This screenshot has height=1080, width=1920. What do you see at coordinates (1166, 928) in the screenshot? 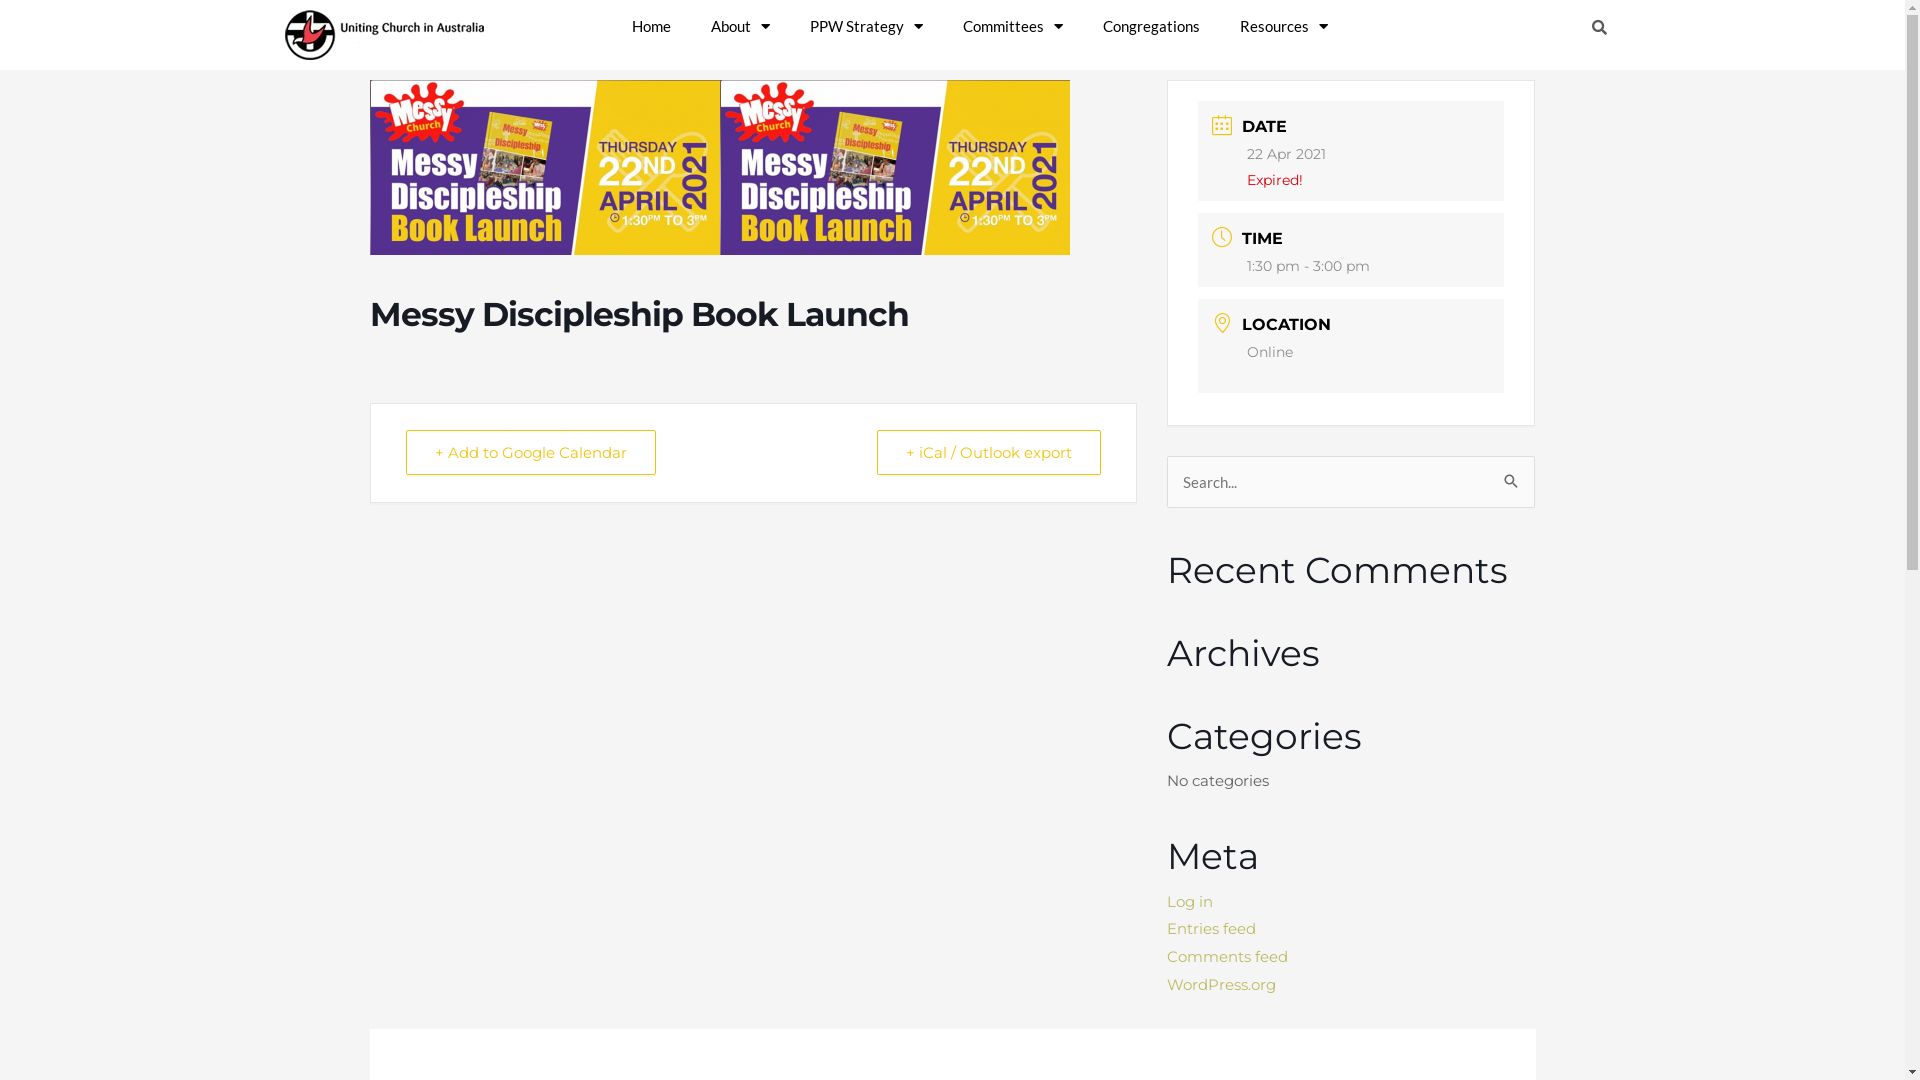
I see `'Entries feed'` at bounding box center [1166, 928].